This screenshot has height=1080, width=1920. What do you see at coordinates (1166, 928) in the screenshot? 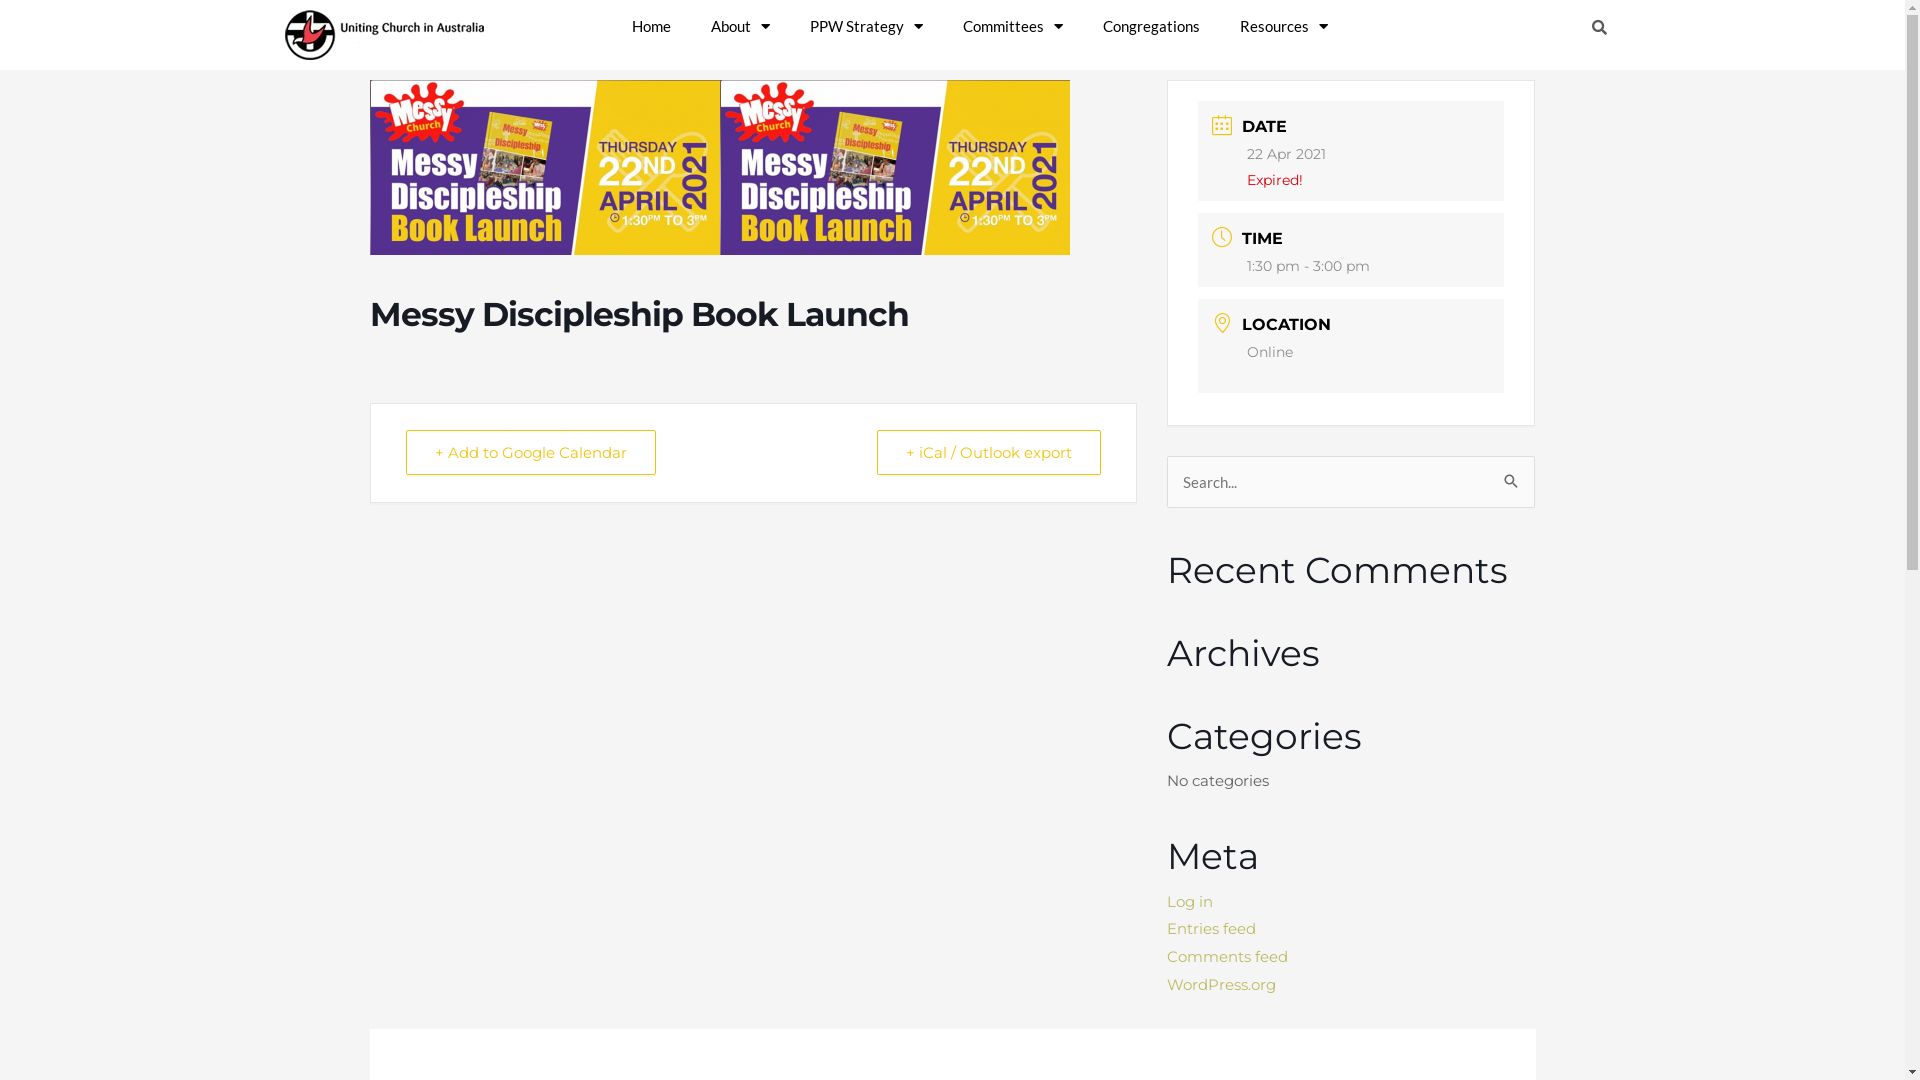
I see `'Entries feed'` at bounding box center [1166, 928].